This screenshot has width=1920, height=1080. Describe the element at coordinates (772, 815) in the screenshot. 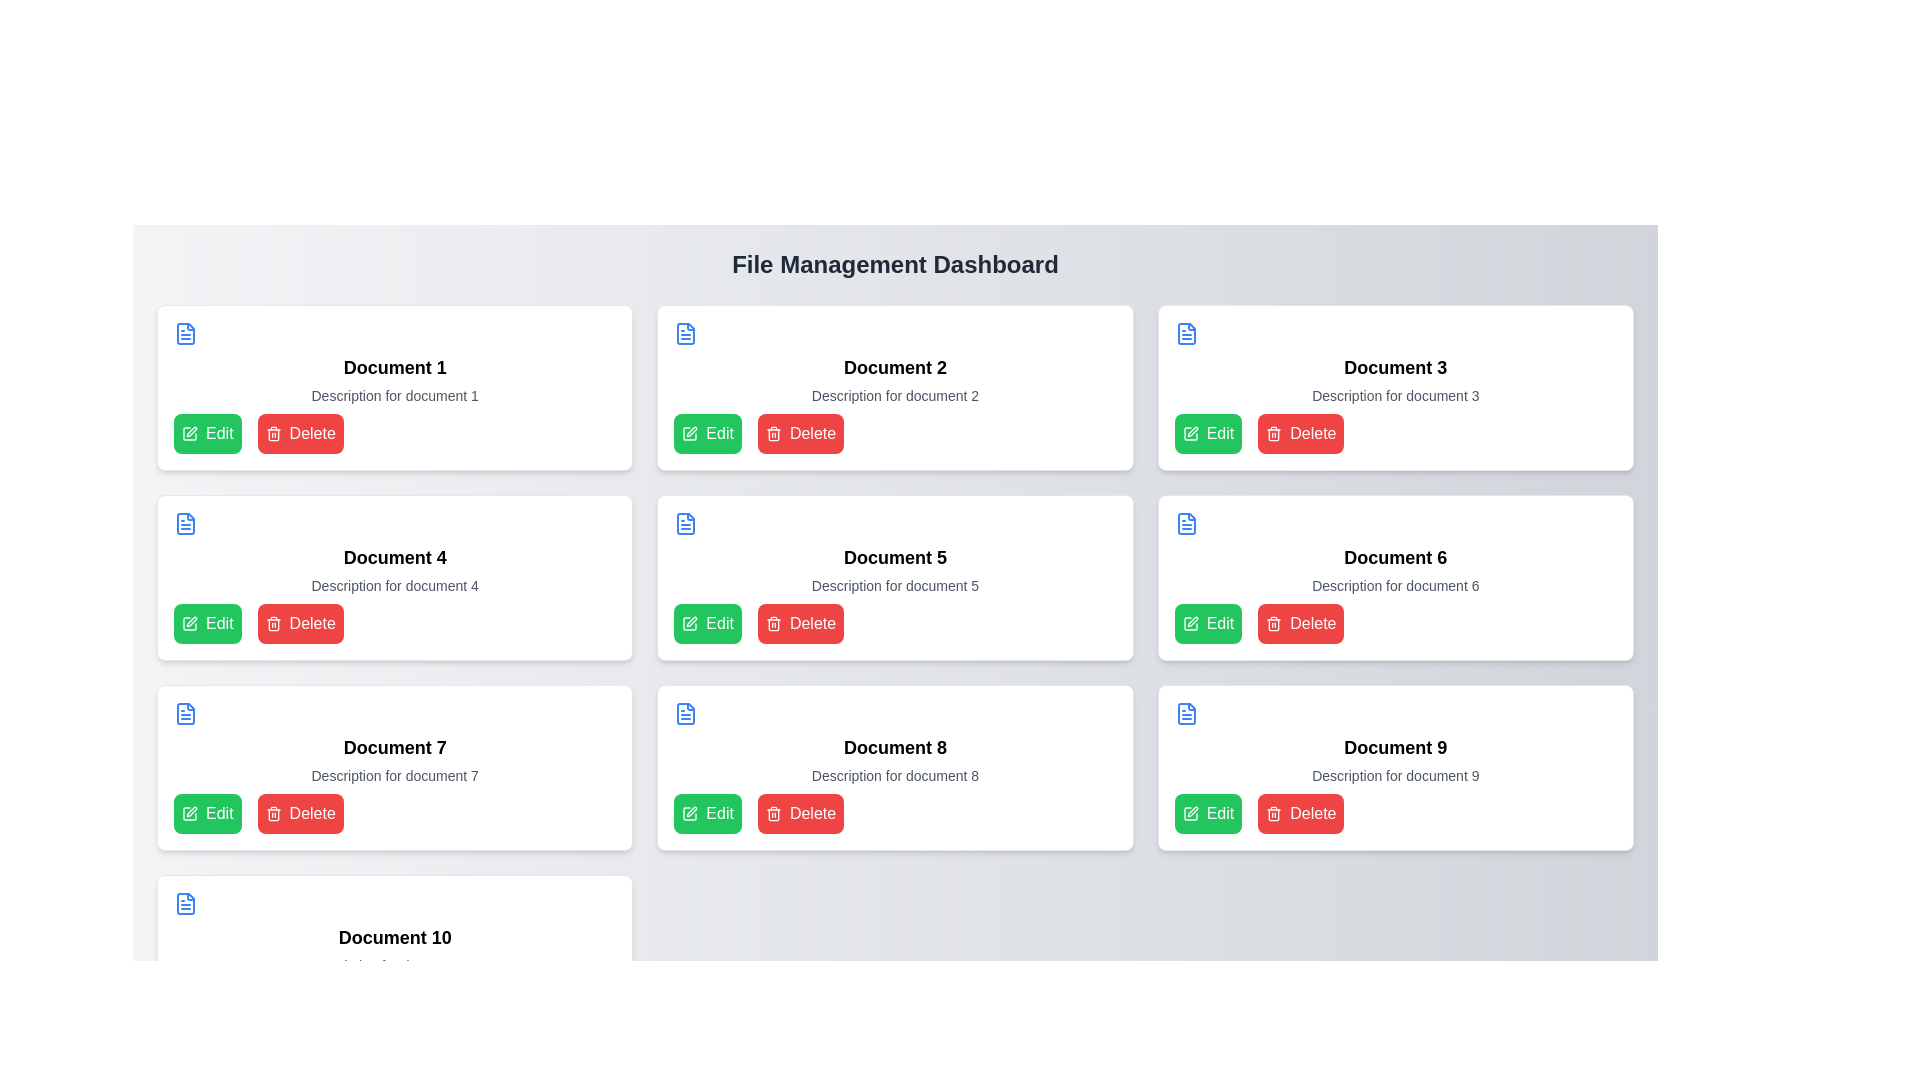

I see `the trash bin icon within the Delete button of the card for 'Document 8' in the grid of document cards` at that location.